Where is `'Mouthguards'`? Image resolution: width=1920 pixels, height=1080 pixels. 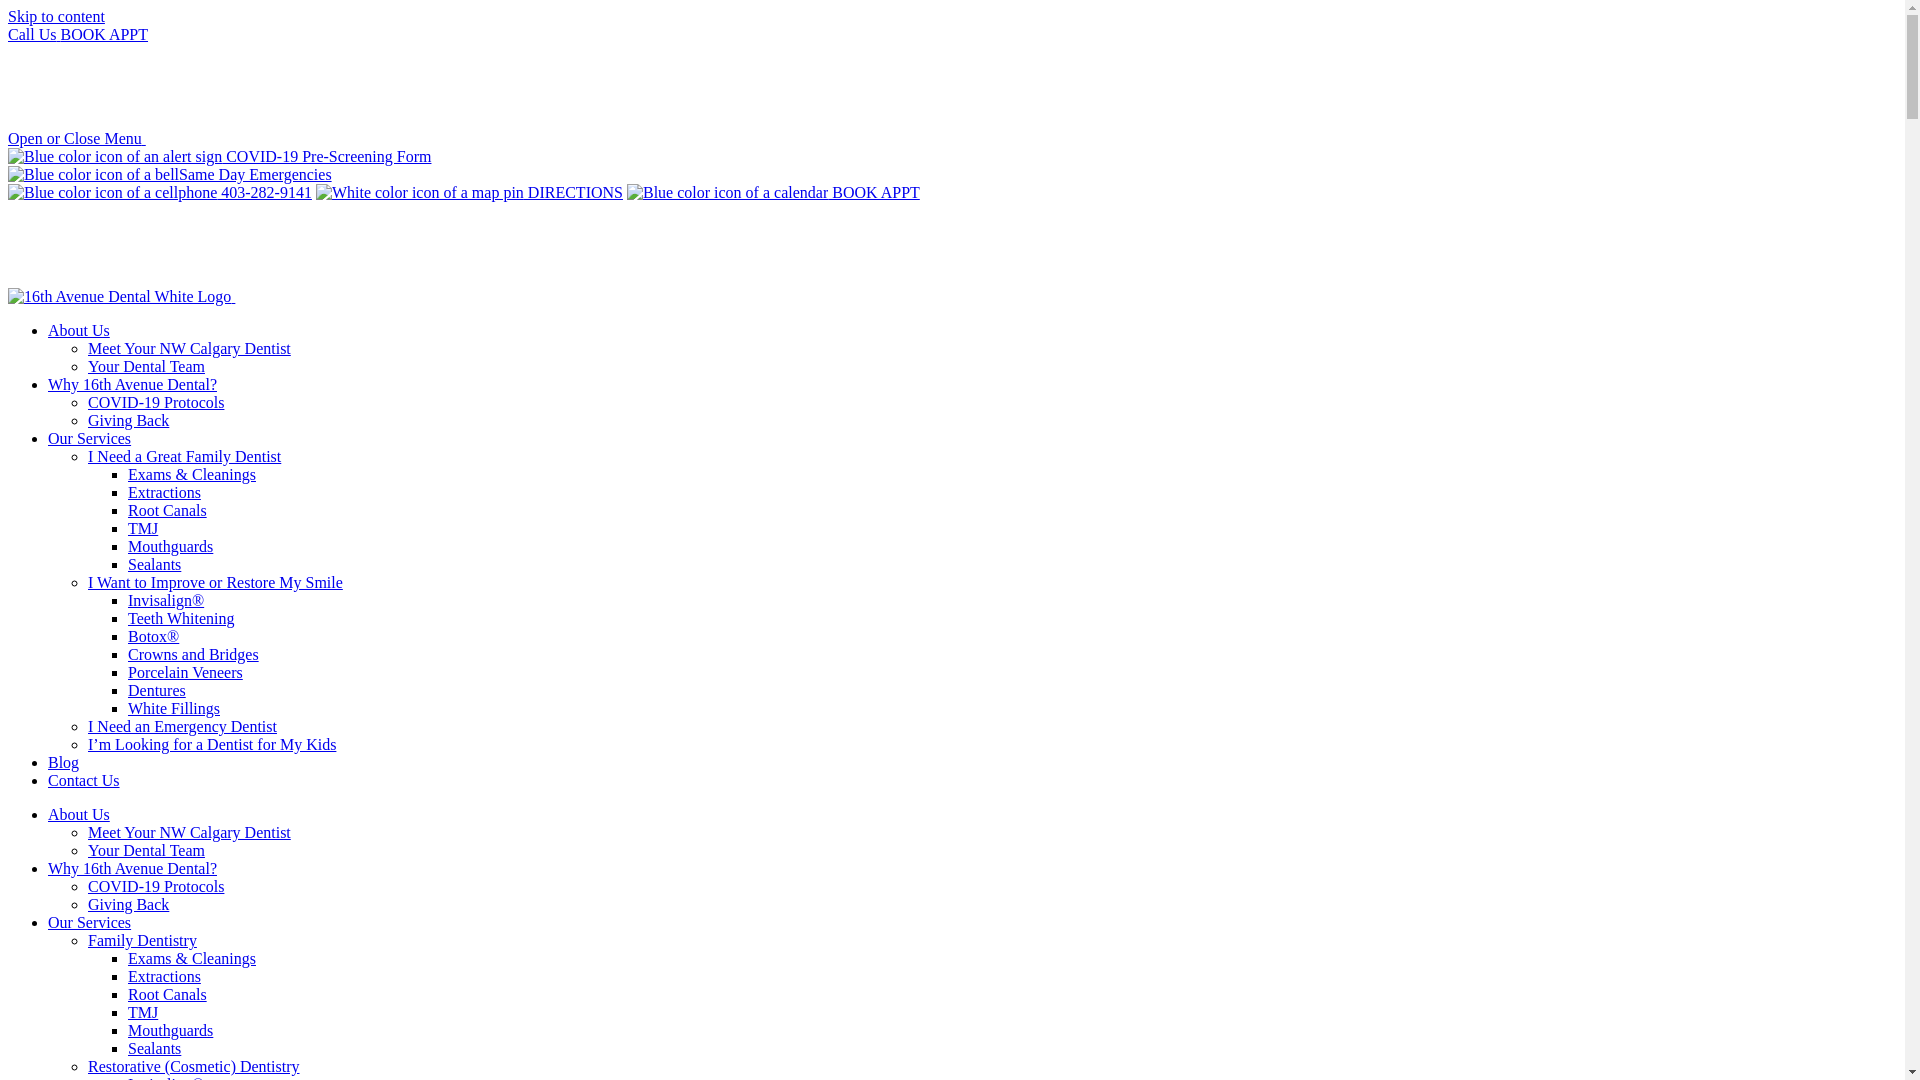
'Mouthguards' is located at coordinates (127, 1030).